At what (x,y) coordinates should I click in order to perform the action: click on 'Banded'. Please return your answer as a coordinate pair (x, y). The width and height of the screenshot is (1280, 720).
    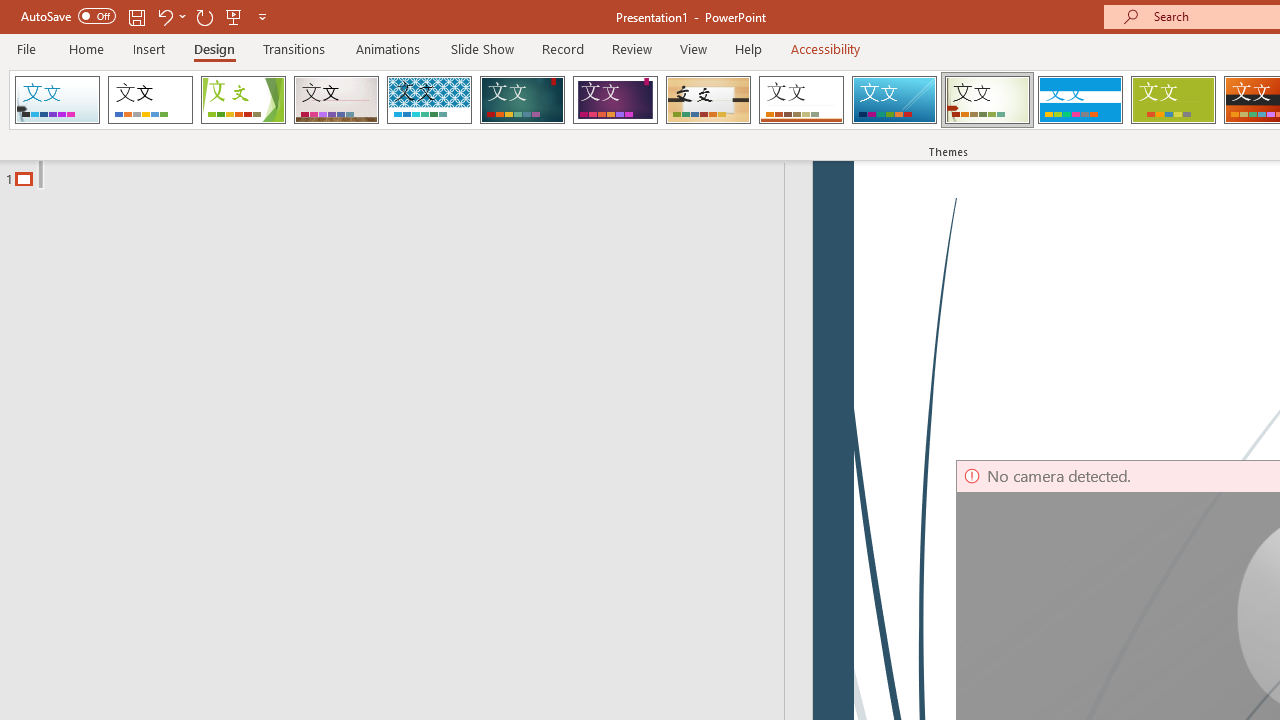
    Looking at the image, I should click on (1079, 100).